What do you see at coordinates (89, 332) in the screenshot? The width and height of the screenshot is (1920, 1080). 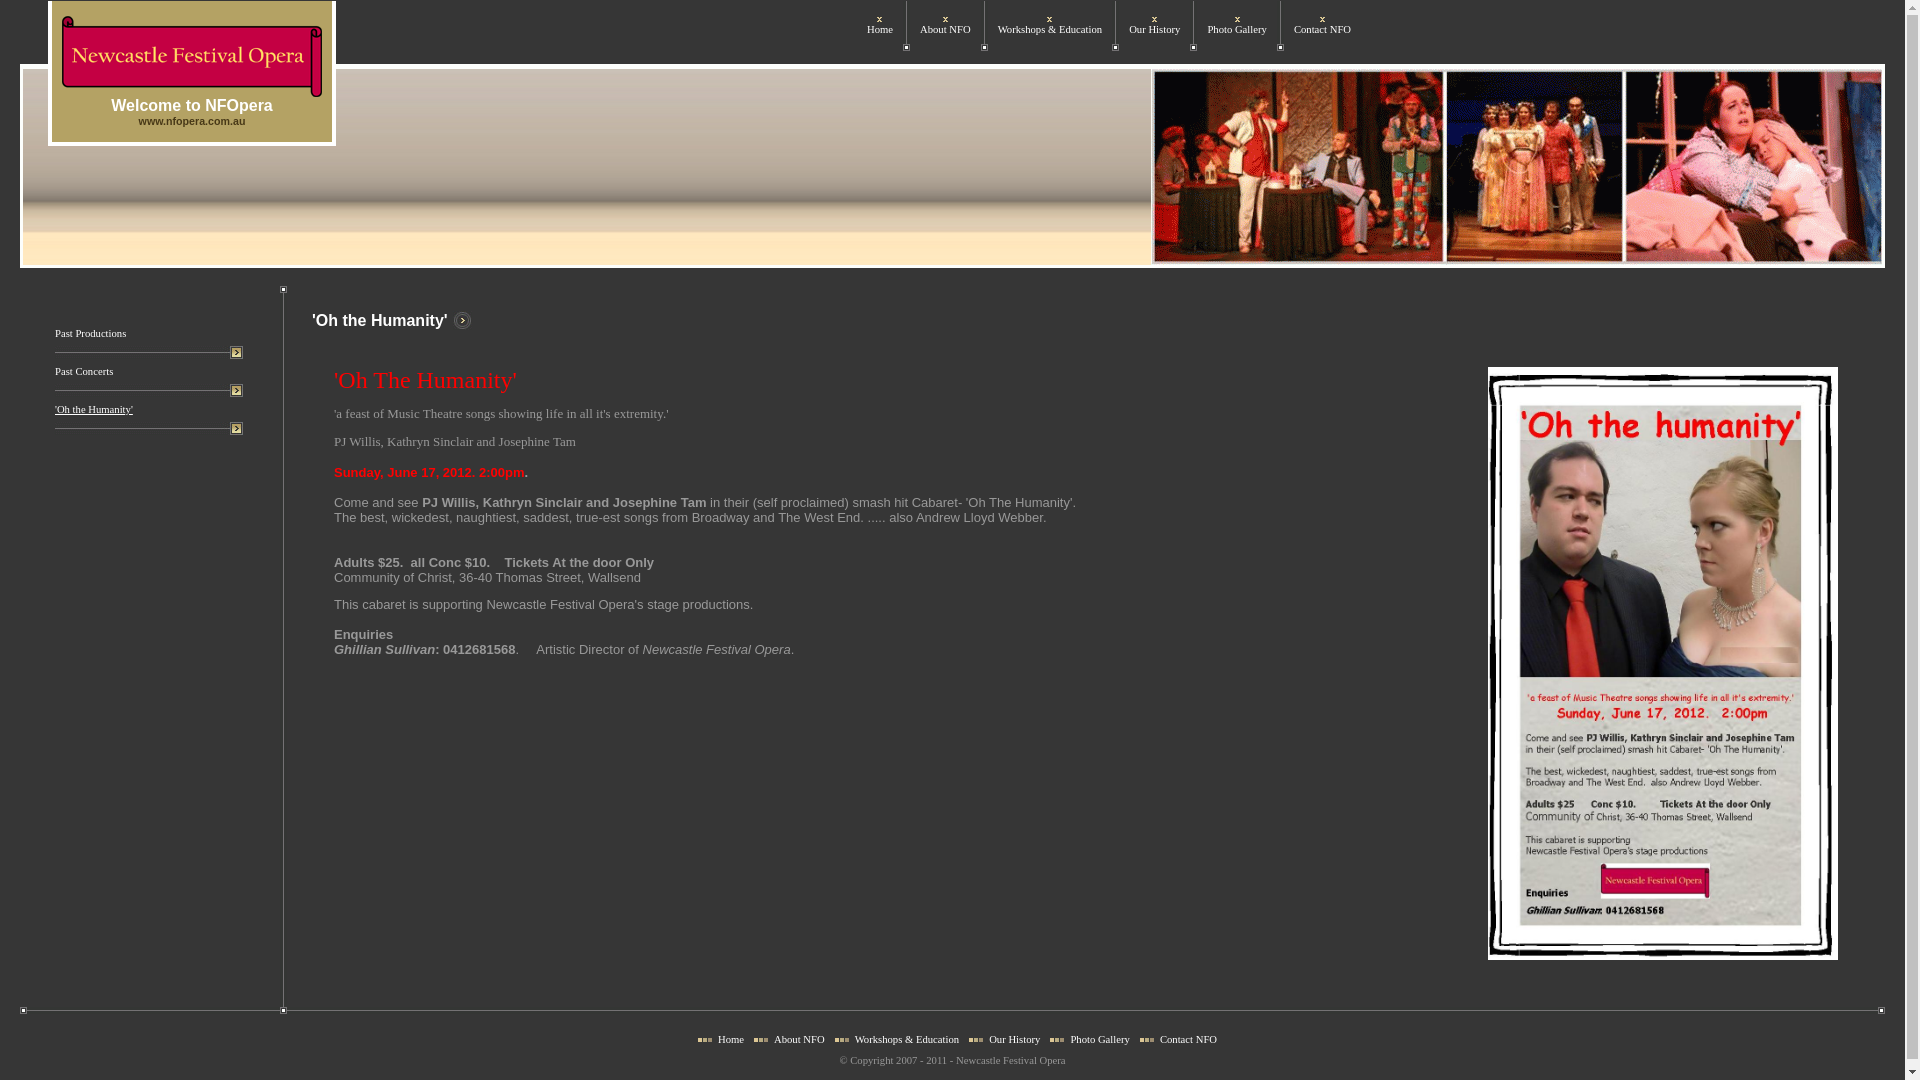 I see `'Past Productions'` at bounding box center [89, 332].